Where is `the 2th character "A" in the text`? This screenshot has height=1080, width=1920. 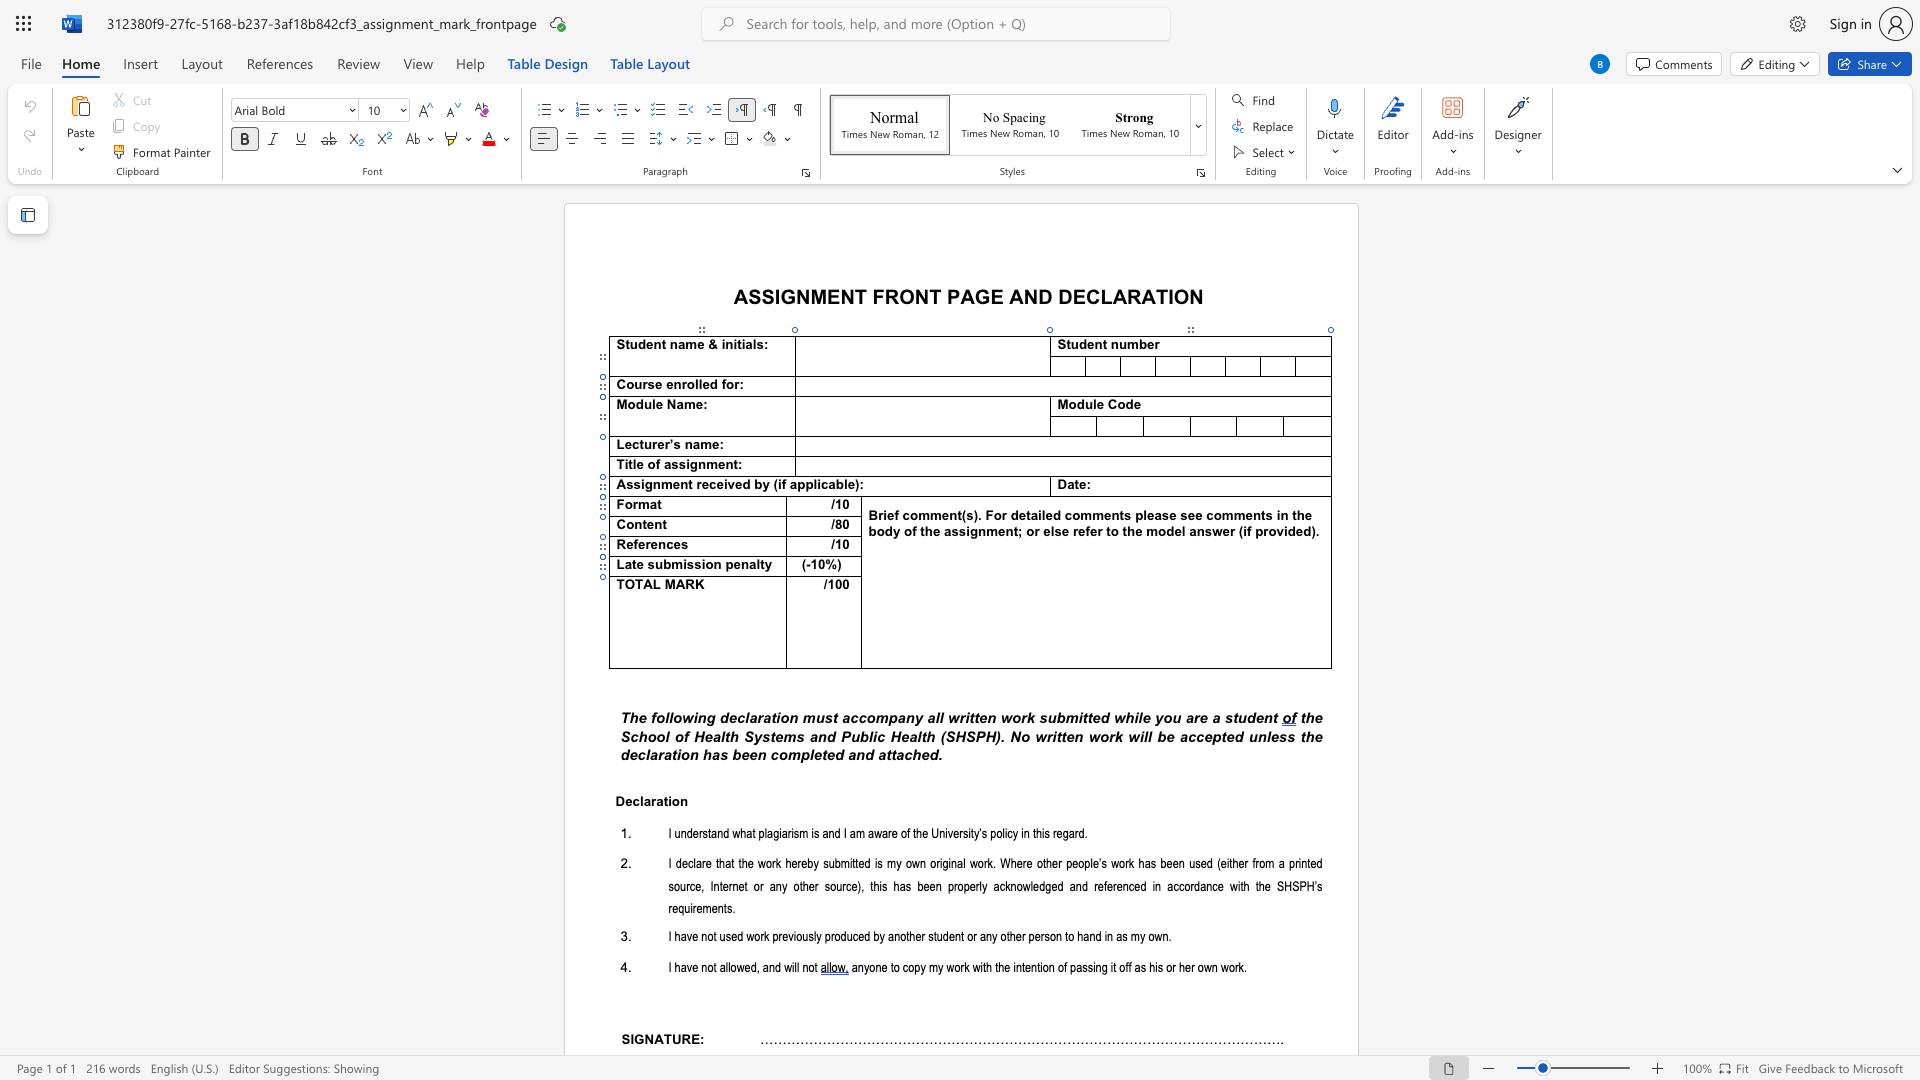 the 2th character "A" in the text is located at coordinates (680, 585).